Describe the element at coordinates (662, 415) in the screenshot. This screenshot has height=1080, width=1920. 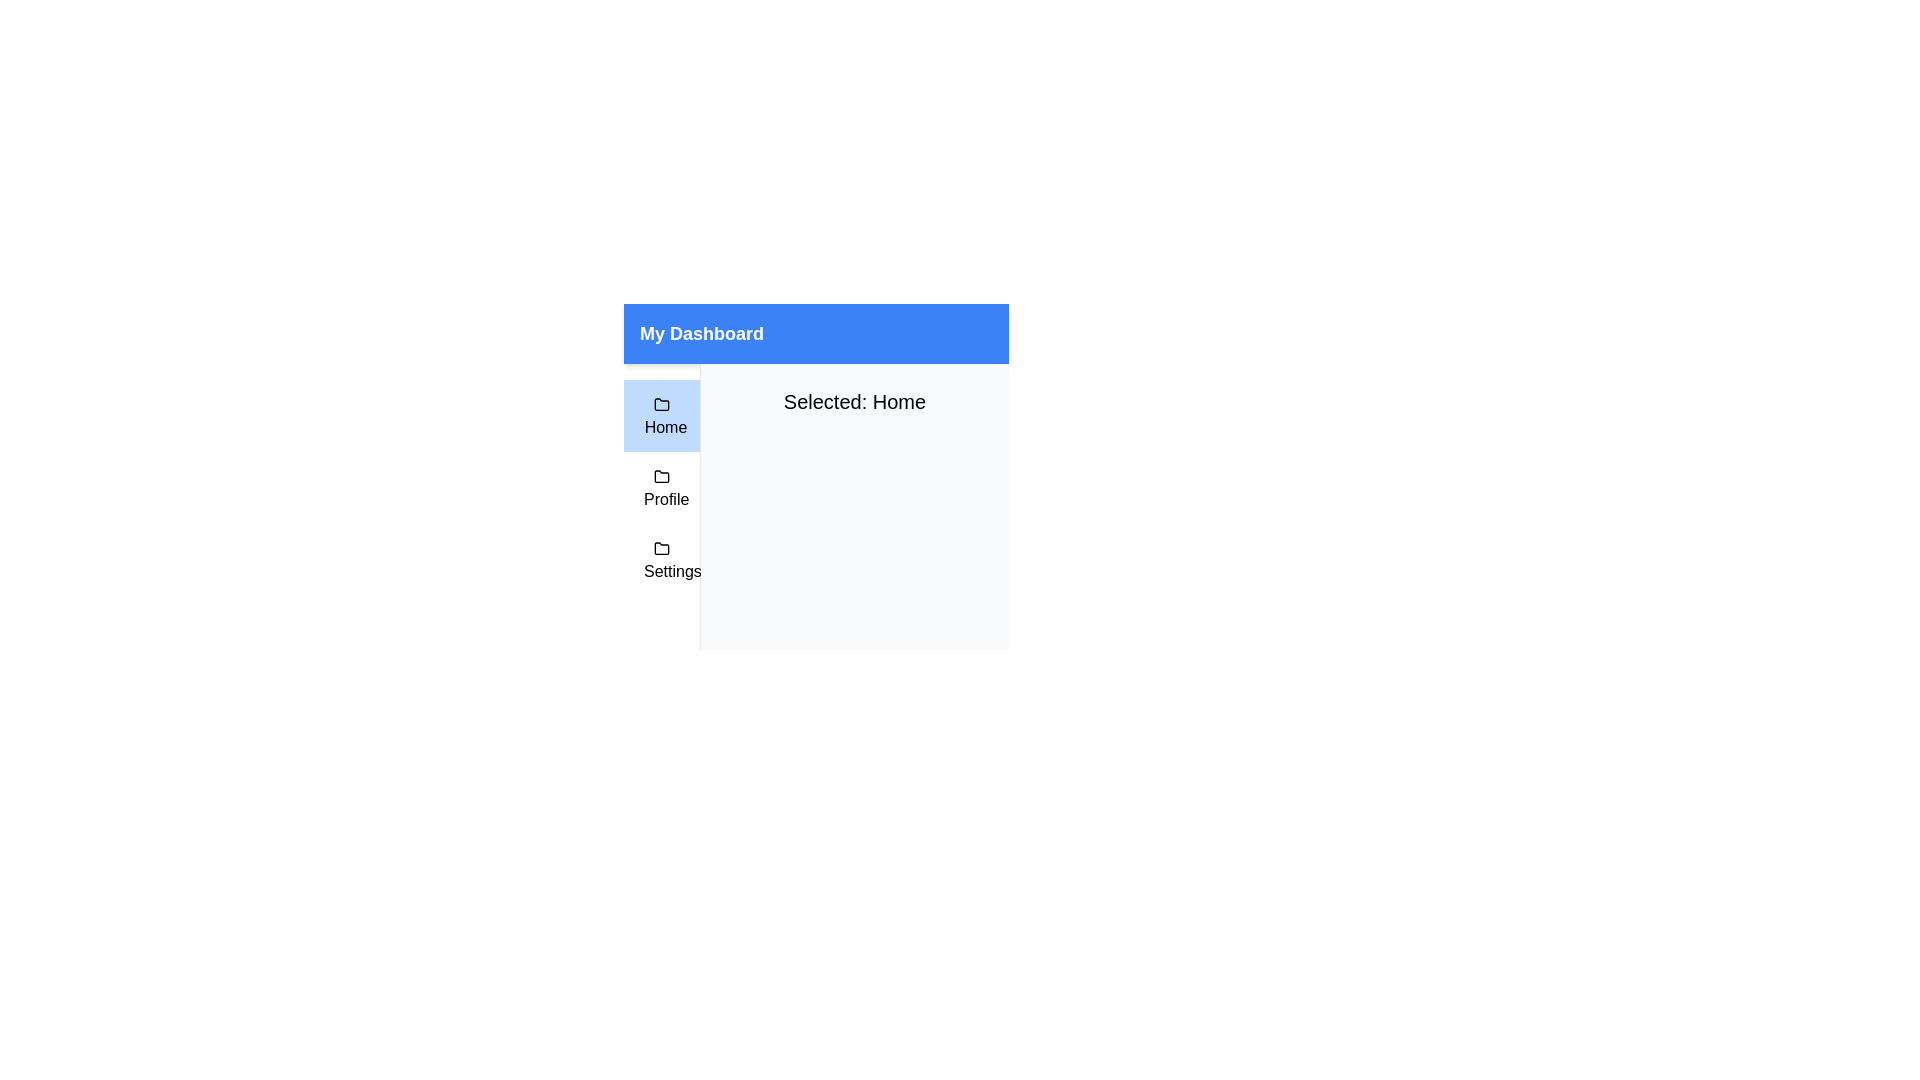
I see `the first Navigation button in the side panel` at that location.